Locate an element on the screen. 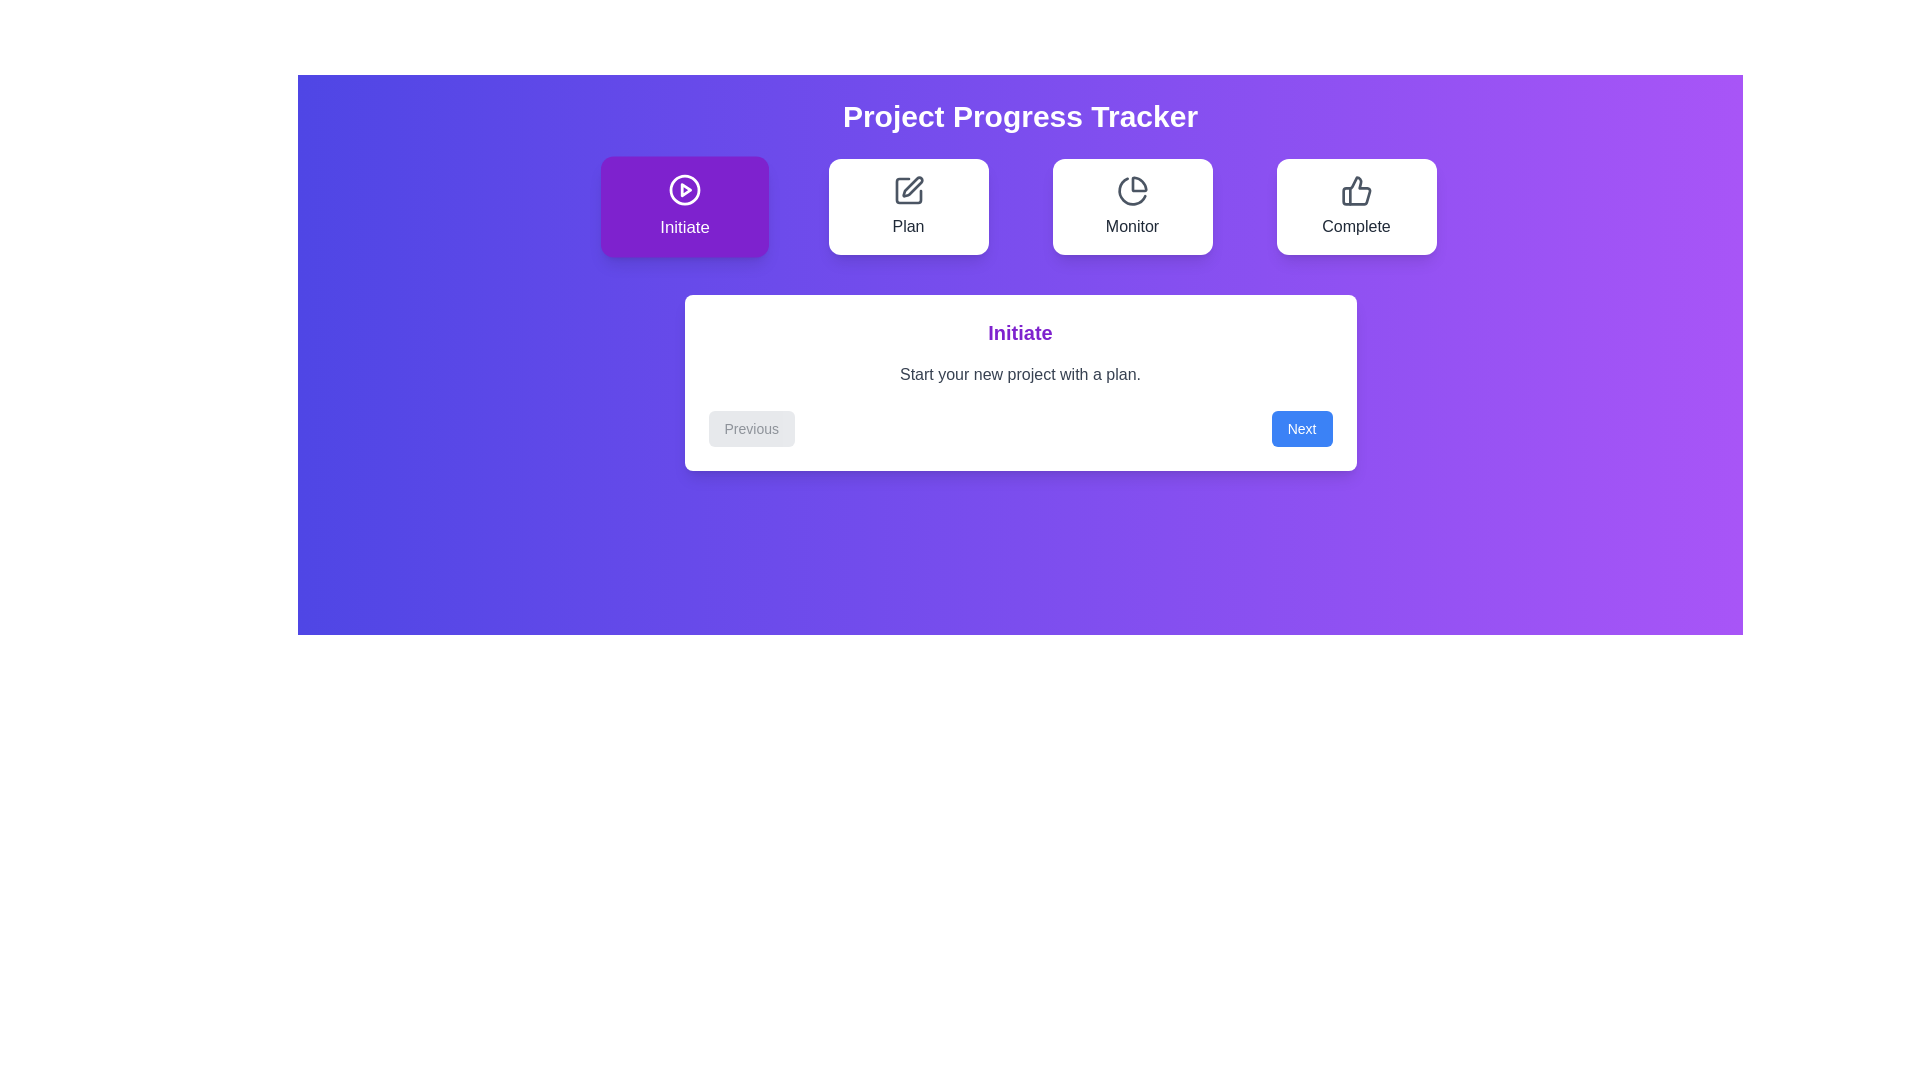 The height and width of the screenshot is (1080, 1920). the step Complete in the progress tracker is located at coordinates (1356, 207).